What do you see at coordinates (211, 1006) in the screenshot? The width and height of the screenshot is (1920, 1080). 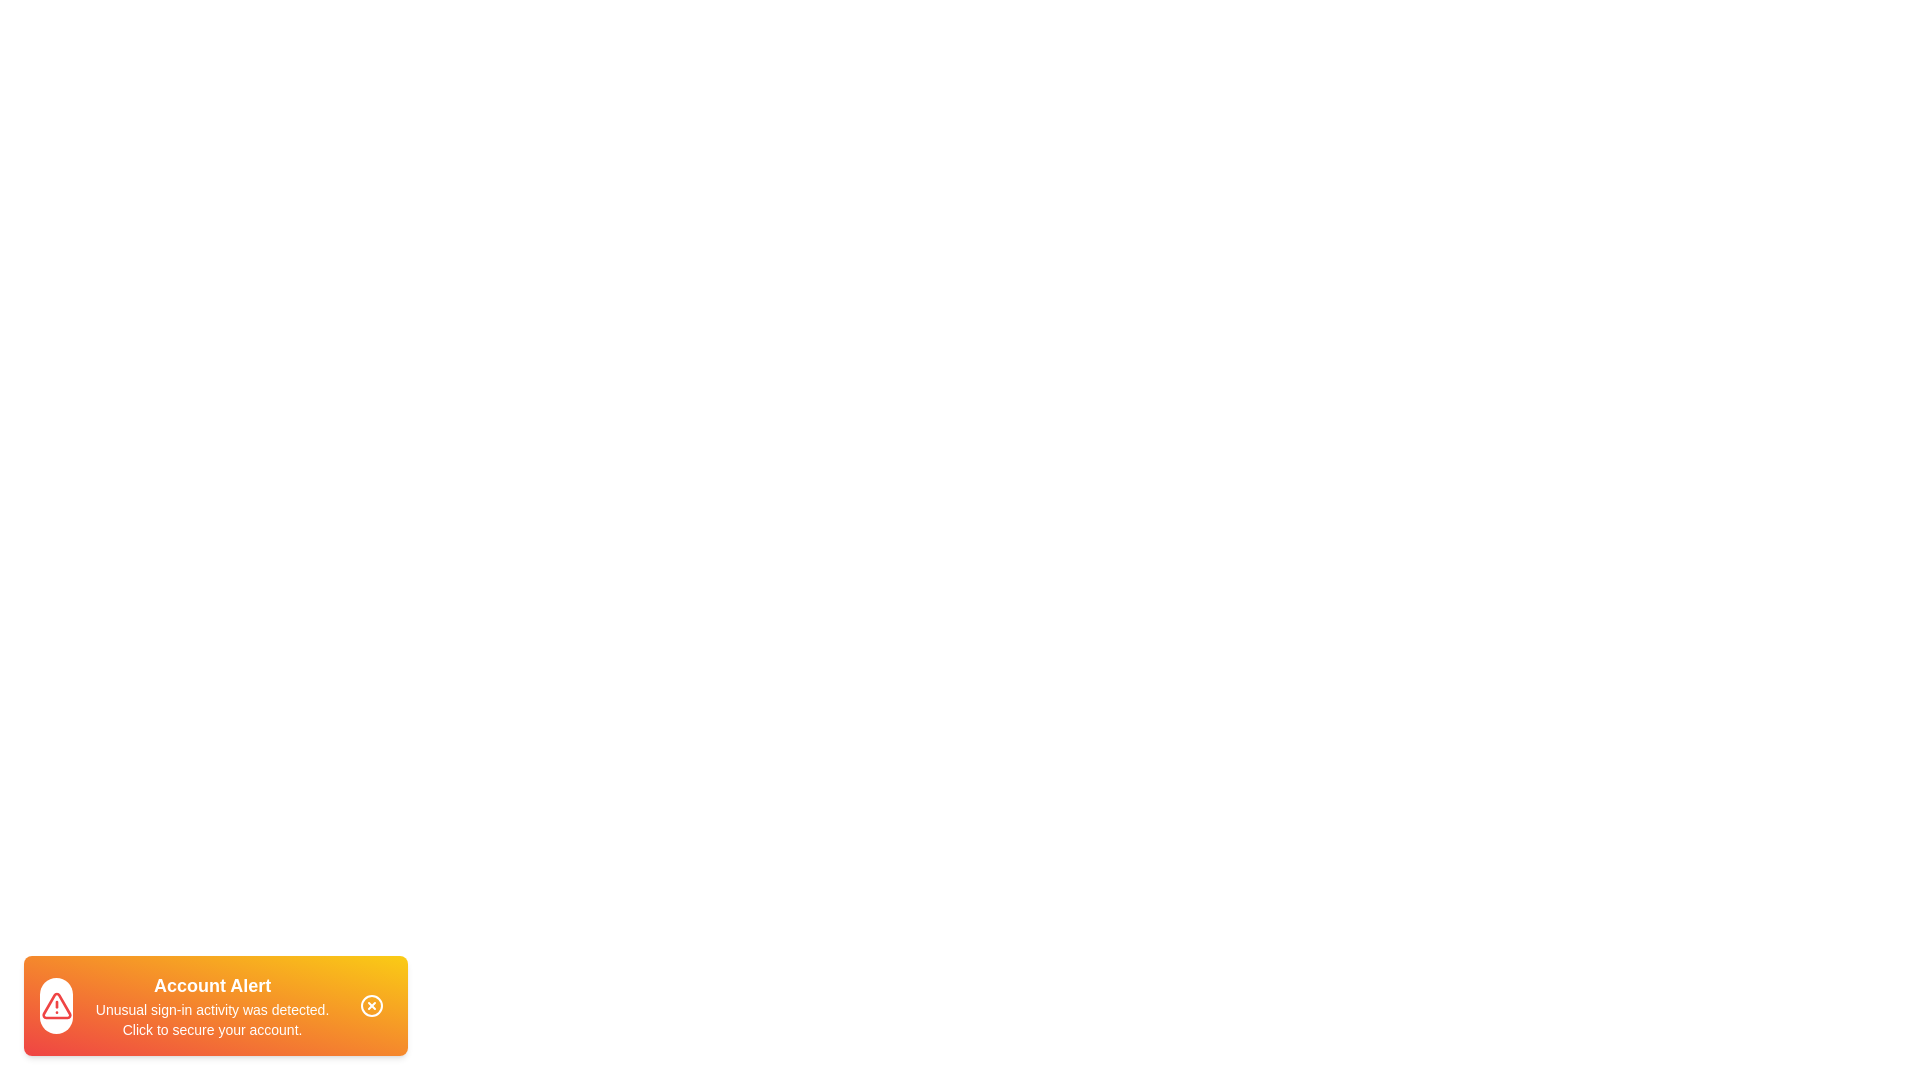 I see `the 'Click to secure your account' text area or button to proceed with securing the account` at bounding box center [211, 1006].